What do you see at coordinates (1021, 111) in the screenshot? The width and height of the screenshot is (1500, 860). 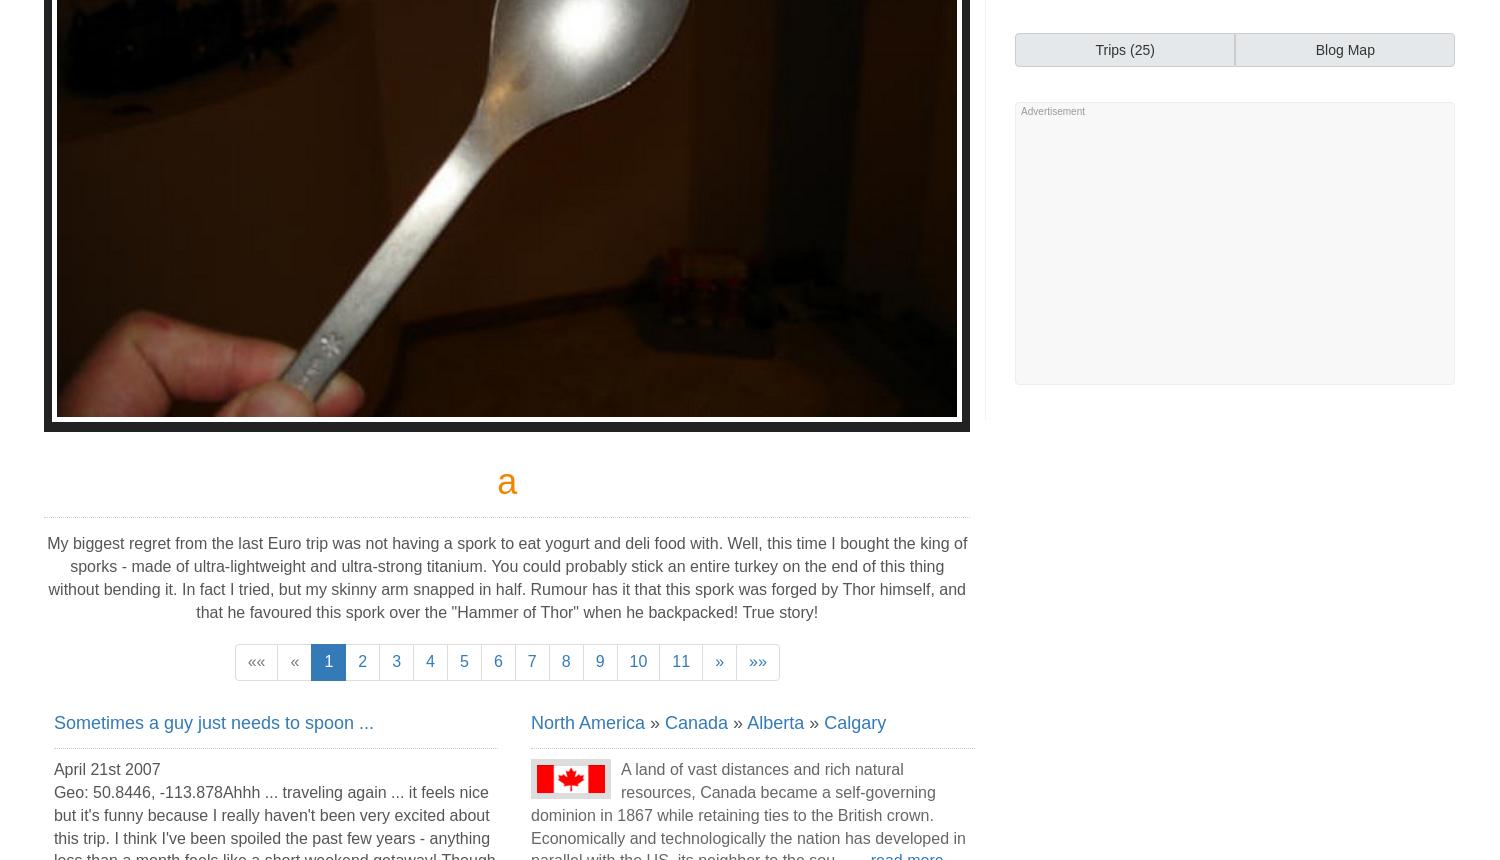 I see `'Advertisement'` at bounding box center [1021, 111].